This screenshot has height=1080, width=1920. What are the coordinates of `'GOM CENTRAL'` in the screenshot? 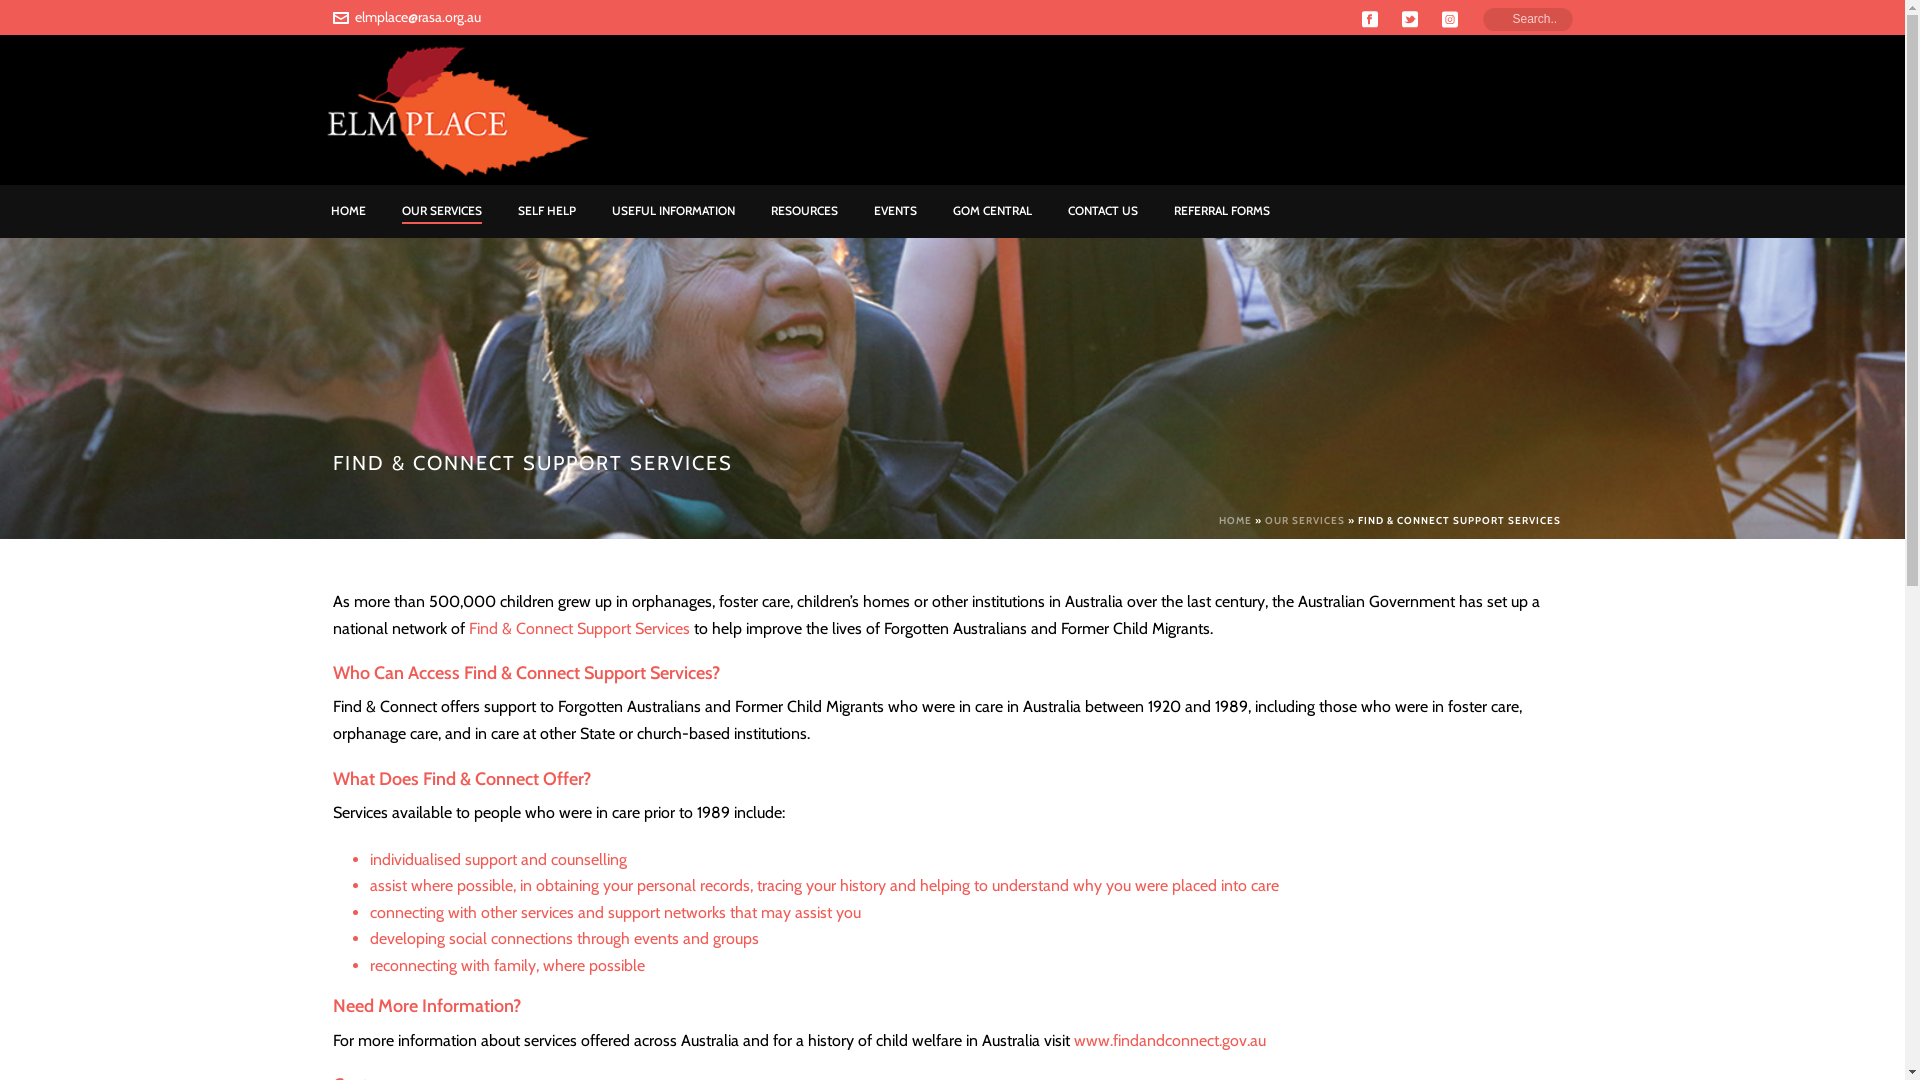 It's located at (991, 211).